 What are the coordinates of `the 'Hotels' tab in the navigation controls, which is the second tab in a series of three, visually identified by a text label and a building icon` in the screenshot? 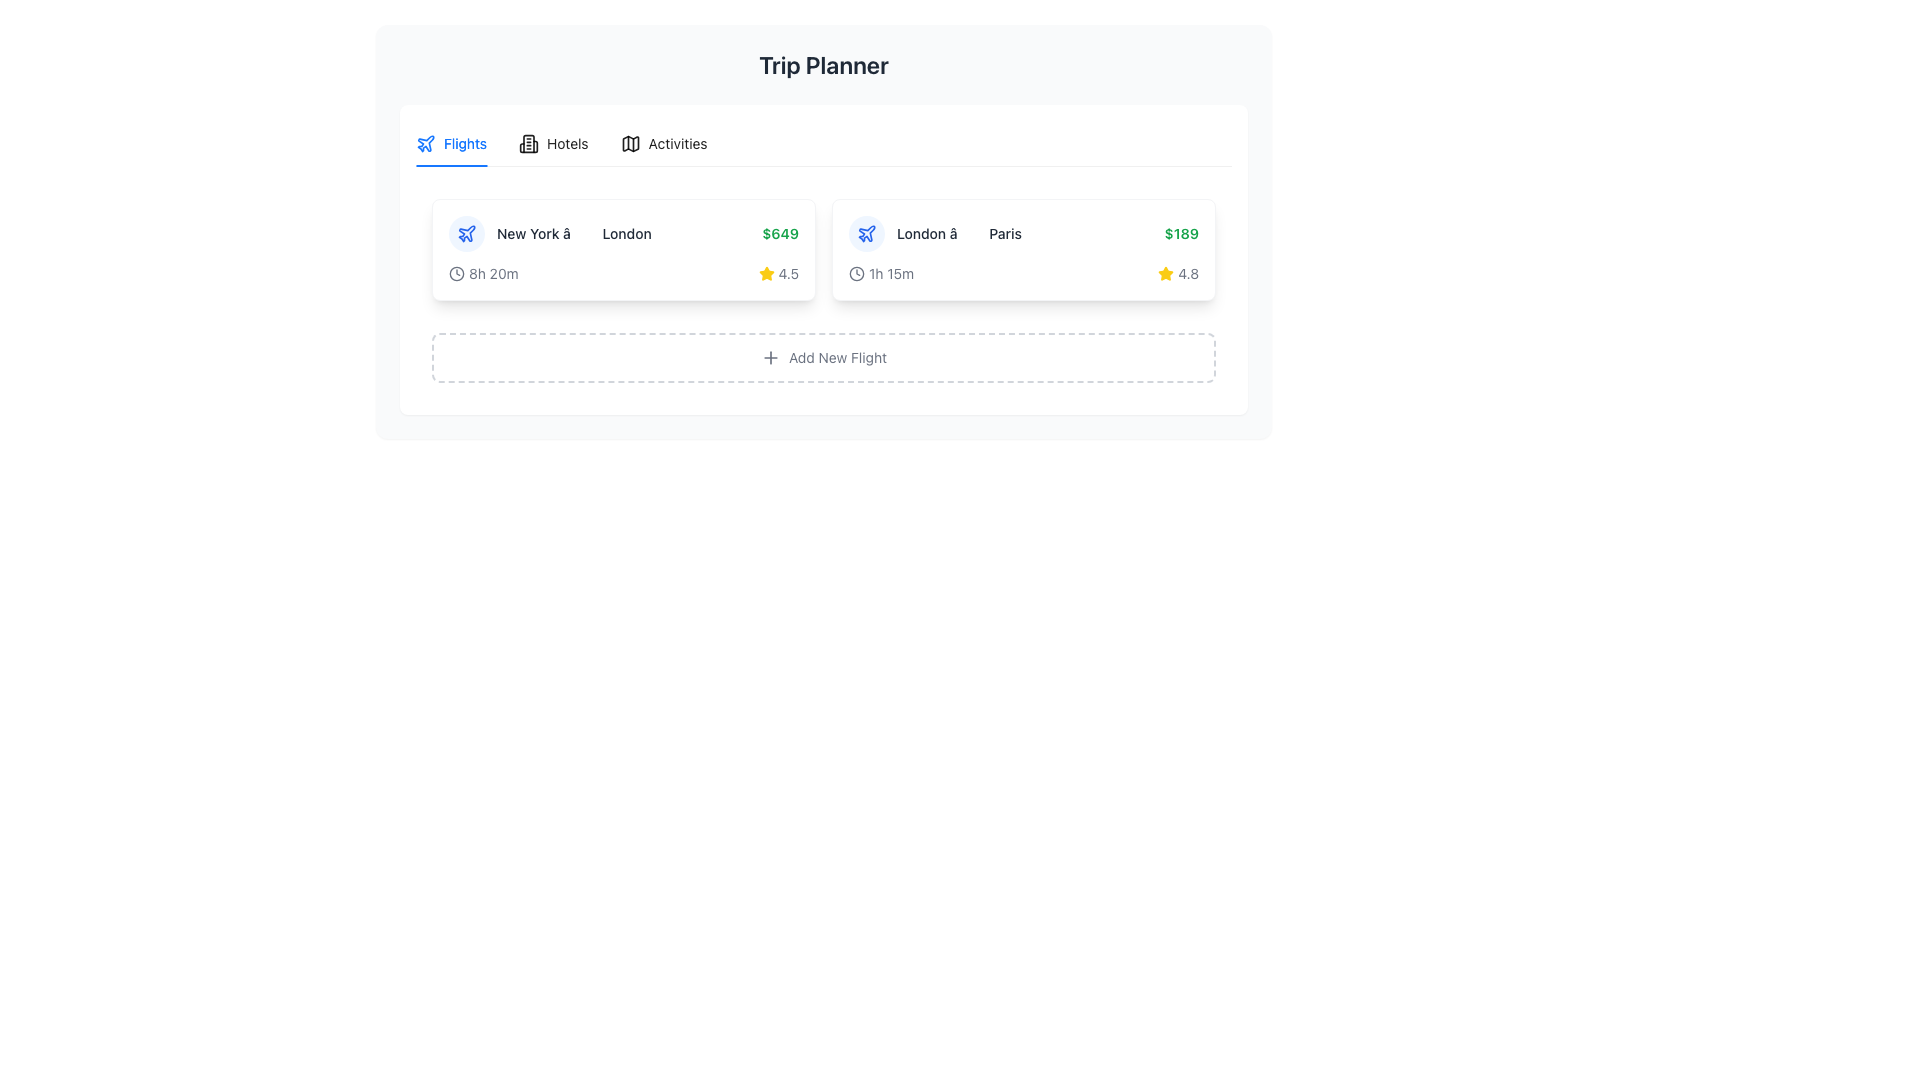 It's located at (553, 142).